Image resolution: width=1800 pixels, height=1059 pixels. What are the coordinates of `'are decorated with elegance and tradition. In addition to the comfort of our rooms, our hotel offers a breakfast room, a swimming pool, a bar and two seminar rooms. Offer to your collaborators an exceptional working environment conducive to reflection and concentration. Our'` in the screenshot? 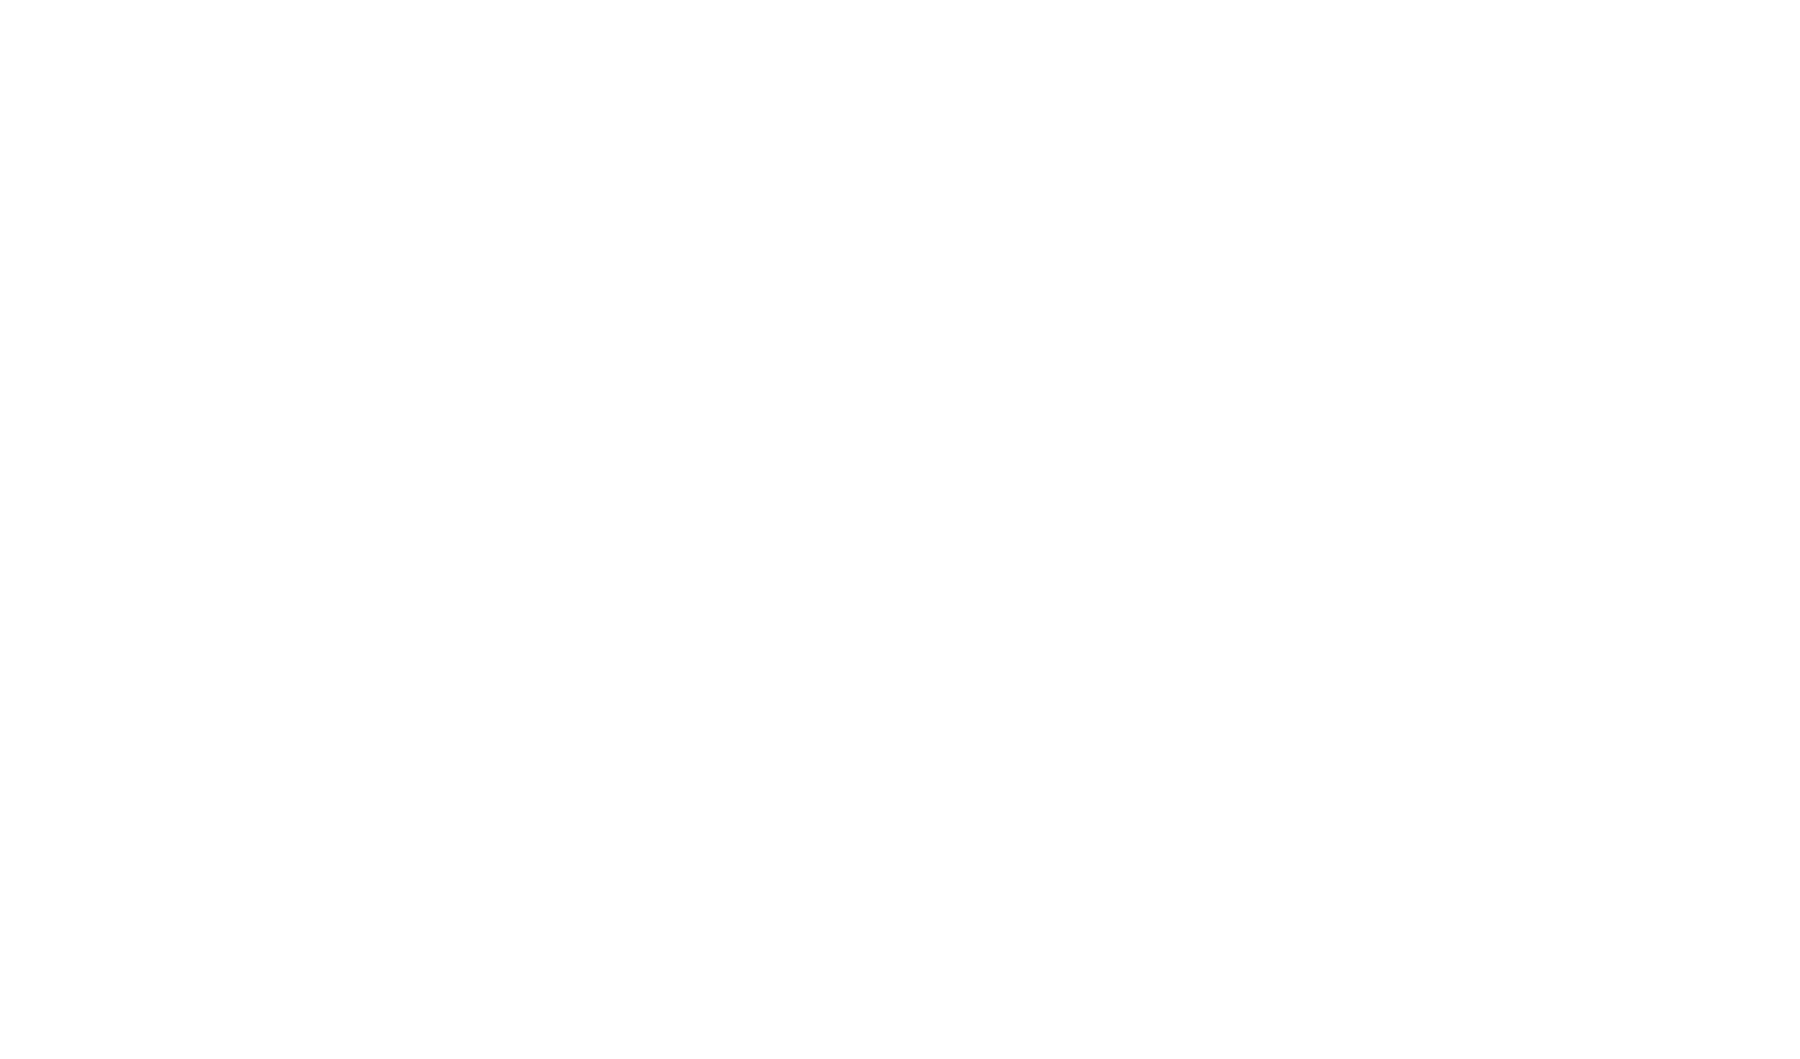 It's located at (900, 918).